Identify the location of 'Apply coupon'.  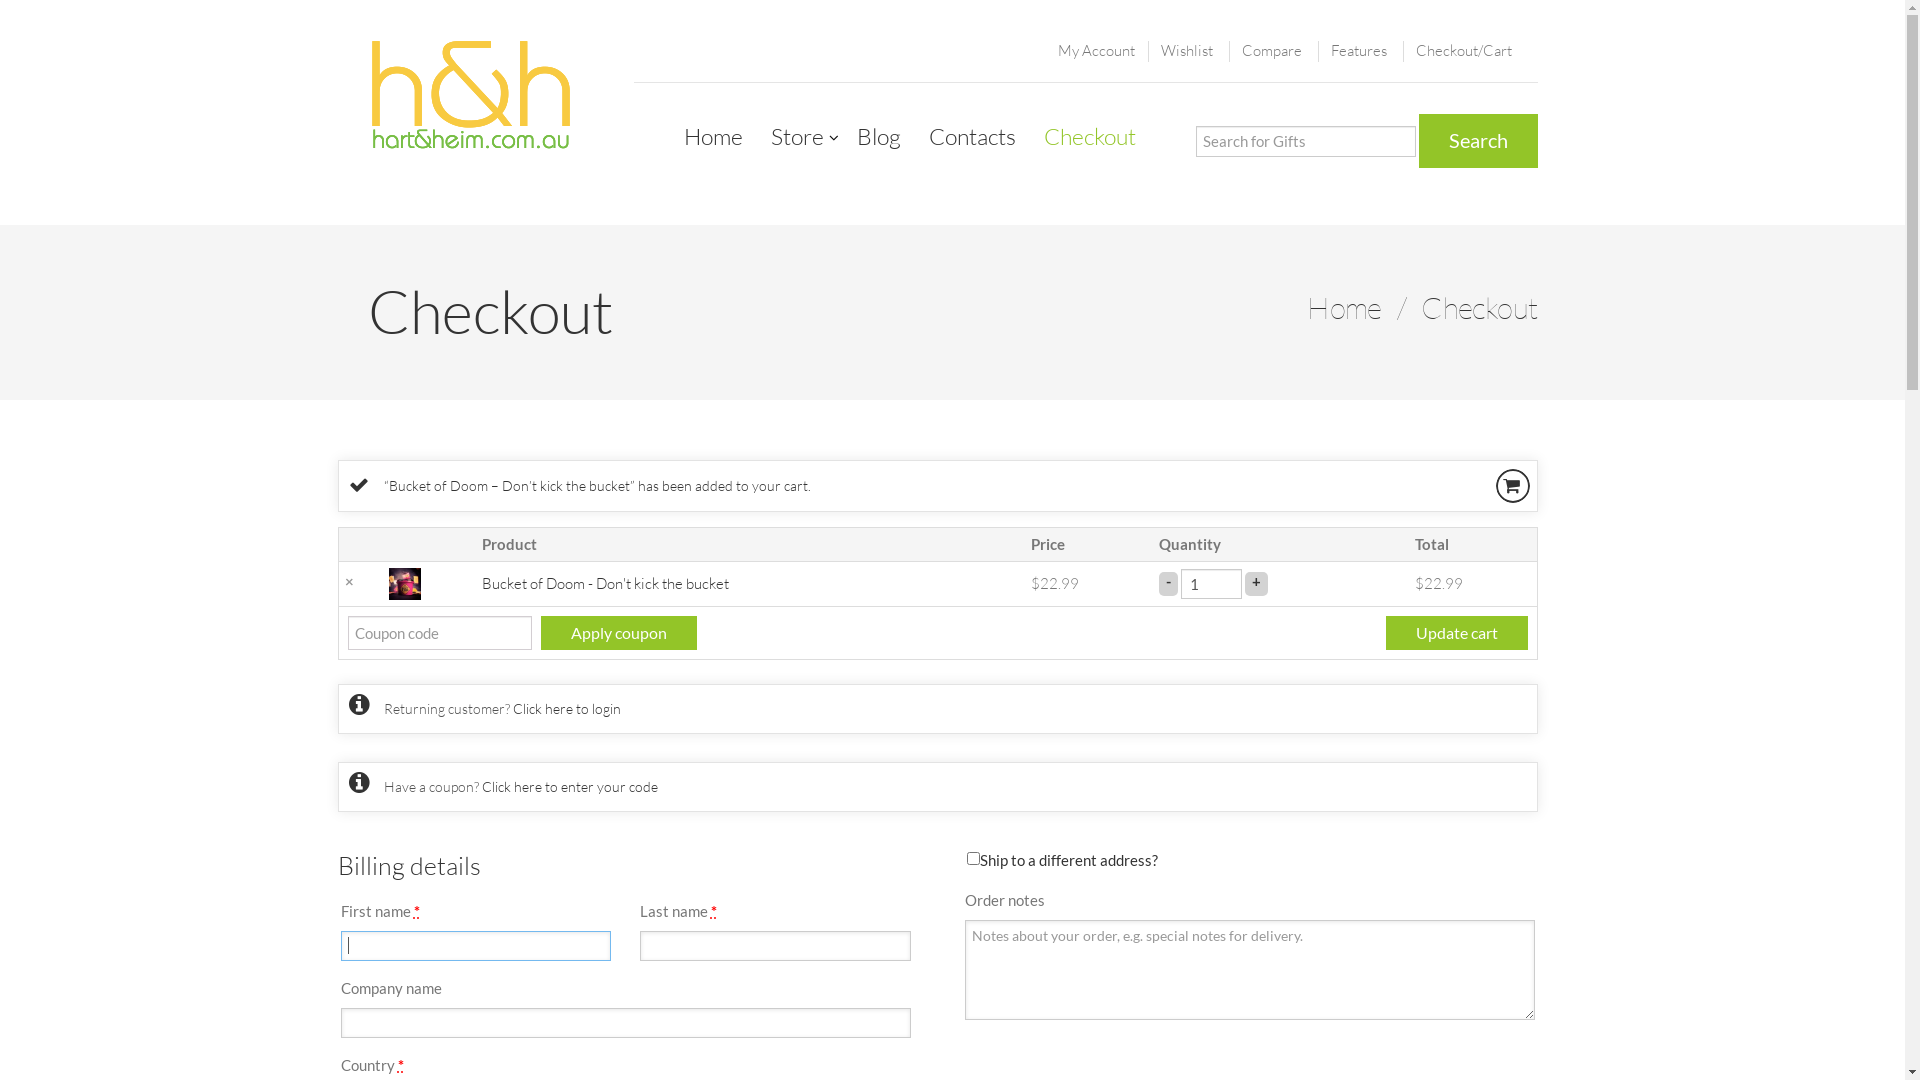
(539, 632).